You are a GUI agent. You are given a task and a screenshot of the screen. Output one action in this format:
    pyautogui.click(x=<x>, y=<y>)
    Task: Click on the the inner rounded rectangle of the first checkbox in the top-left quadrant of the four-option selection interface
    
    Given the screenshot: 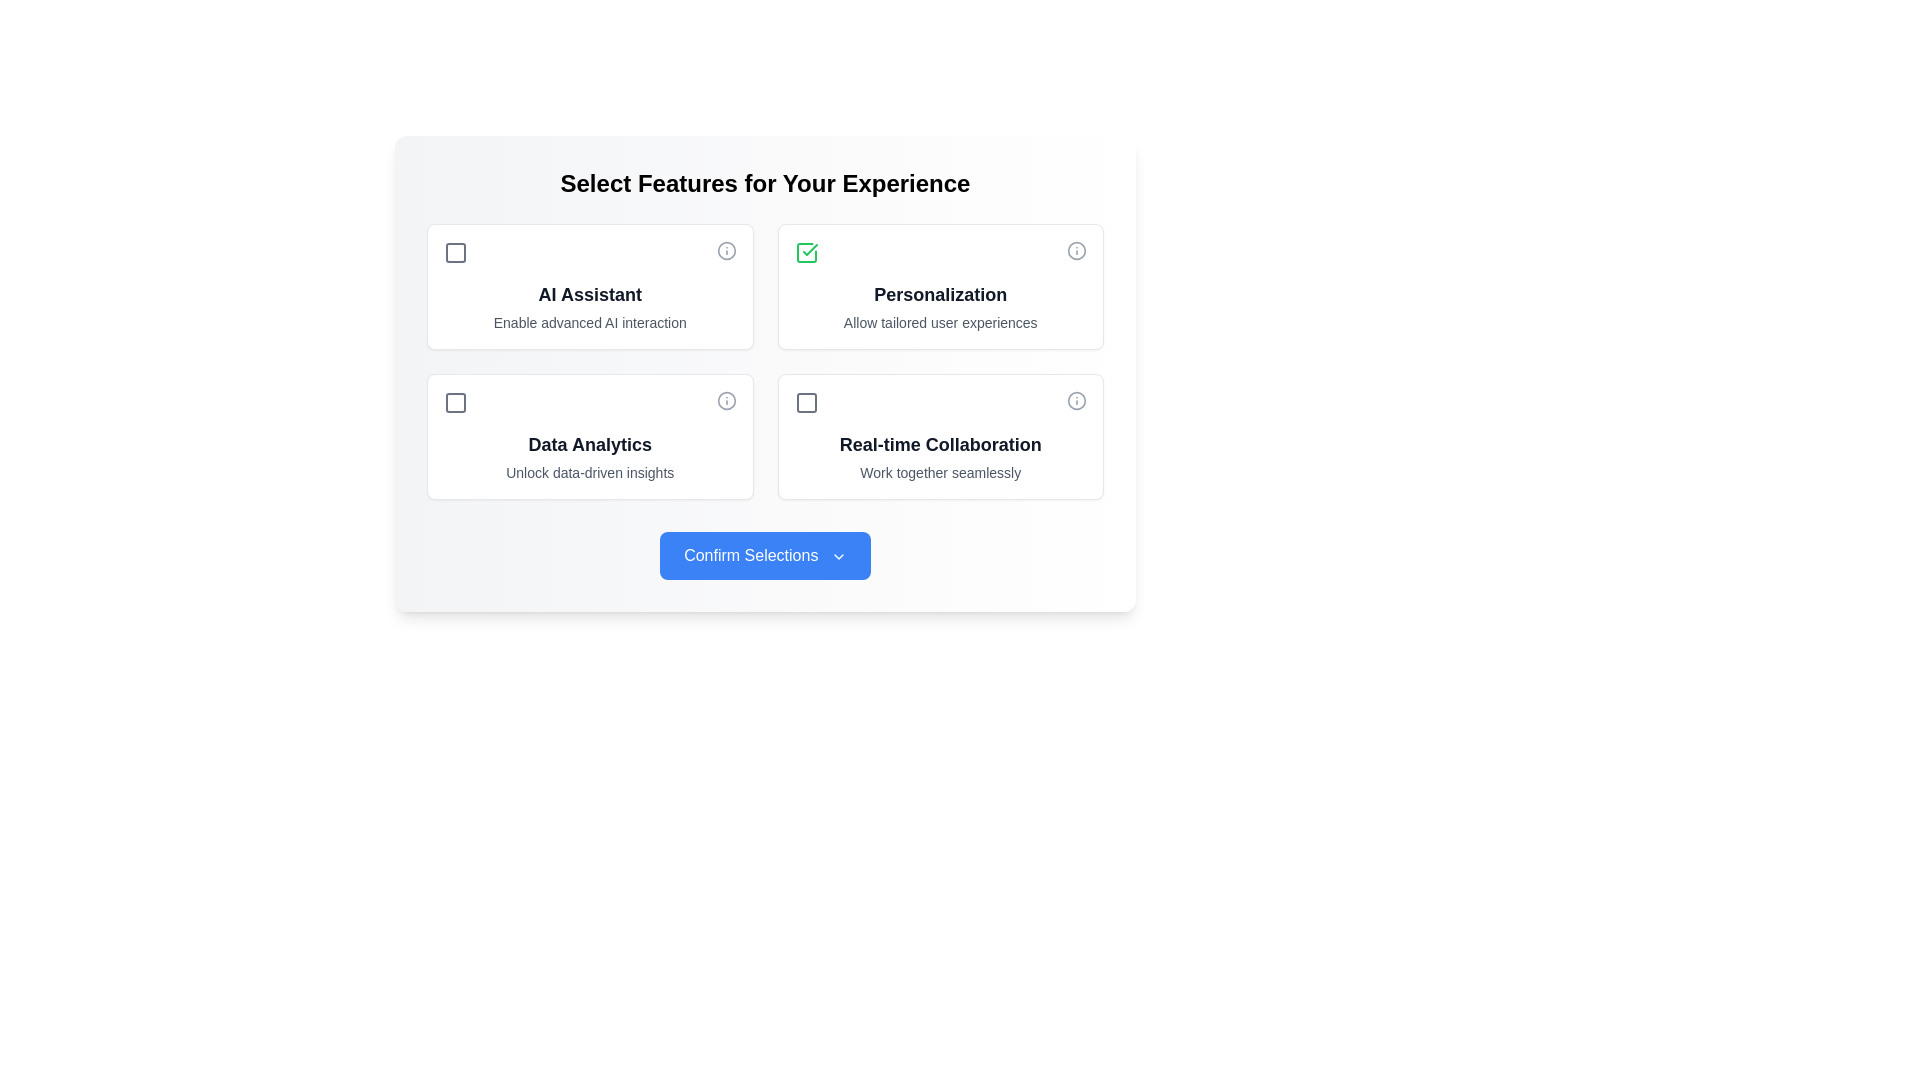 What is the action you would take?
    pyautogui.click(x=455, y=252)
    